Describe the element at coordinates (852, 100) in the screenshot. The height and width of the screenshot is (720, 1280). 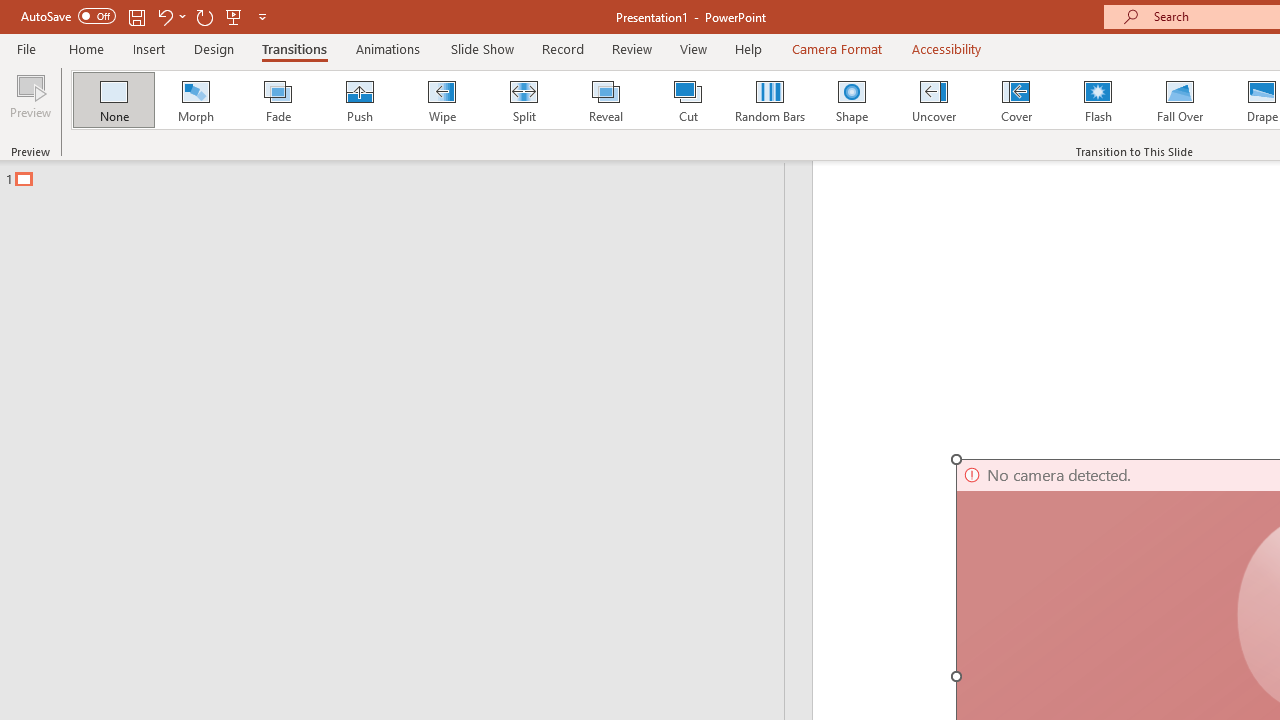
I see `'Shape'` at that location.